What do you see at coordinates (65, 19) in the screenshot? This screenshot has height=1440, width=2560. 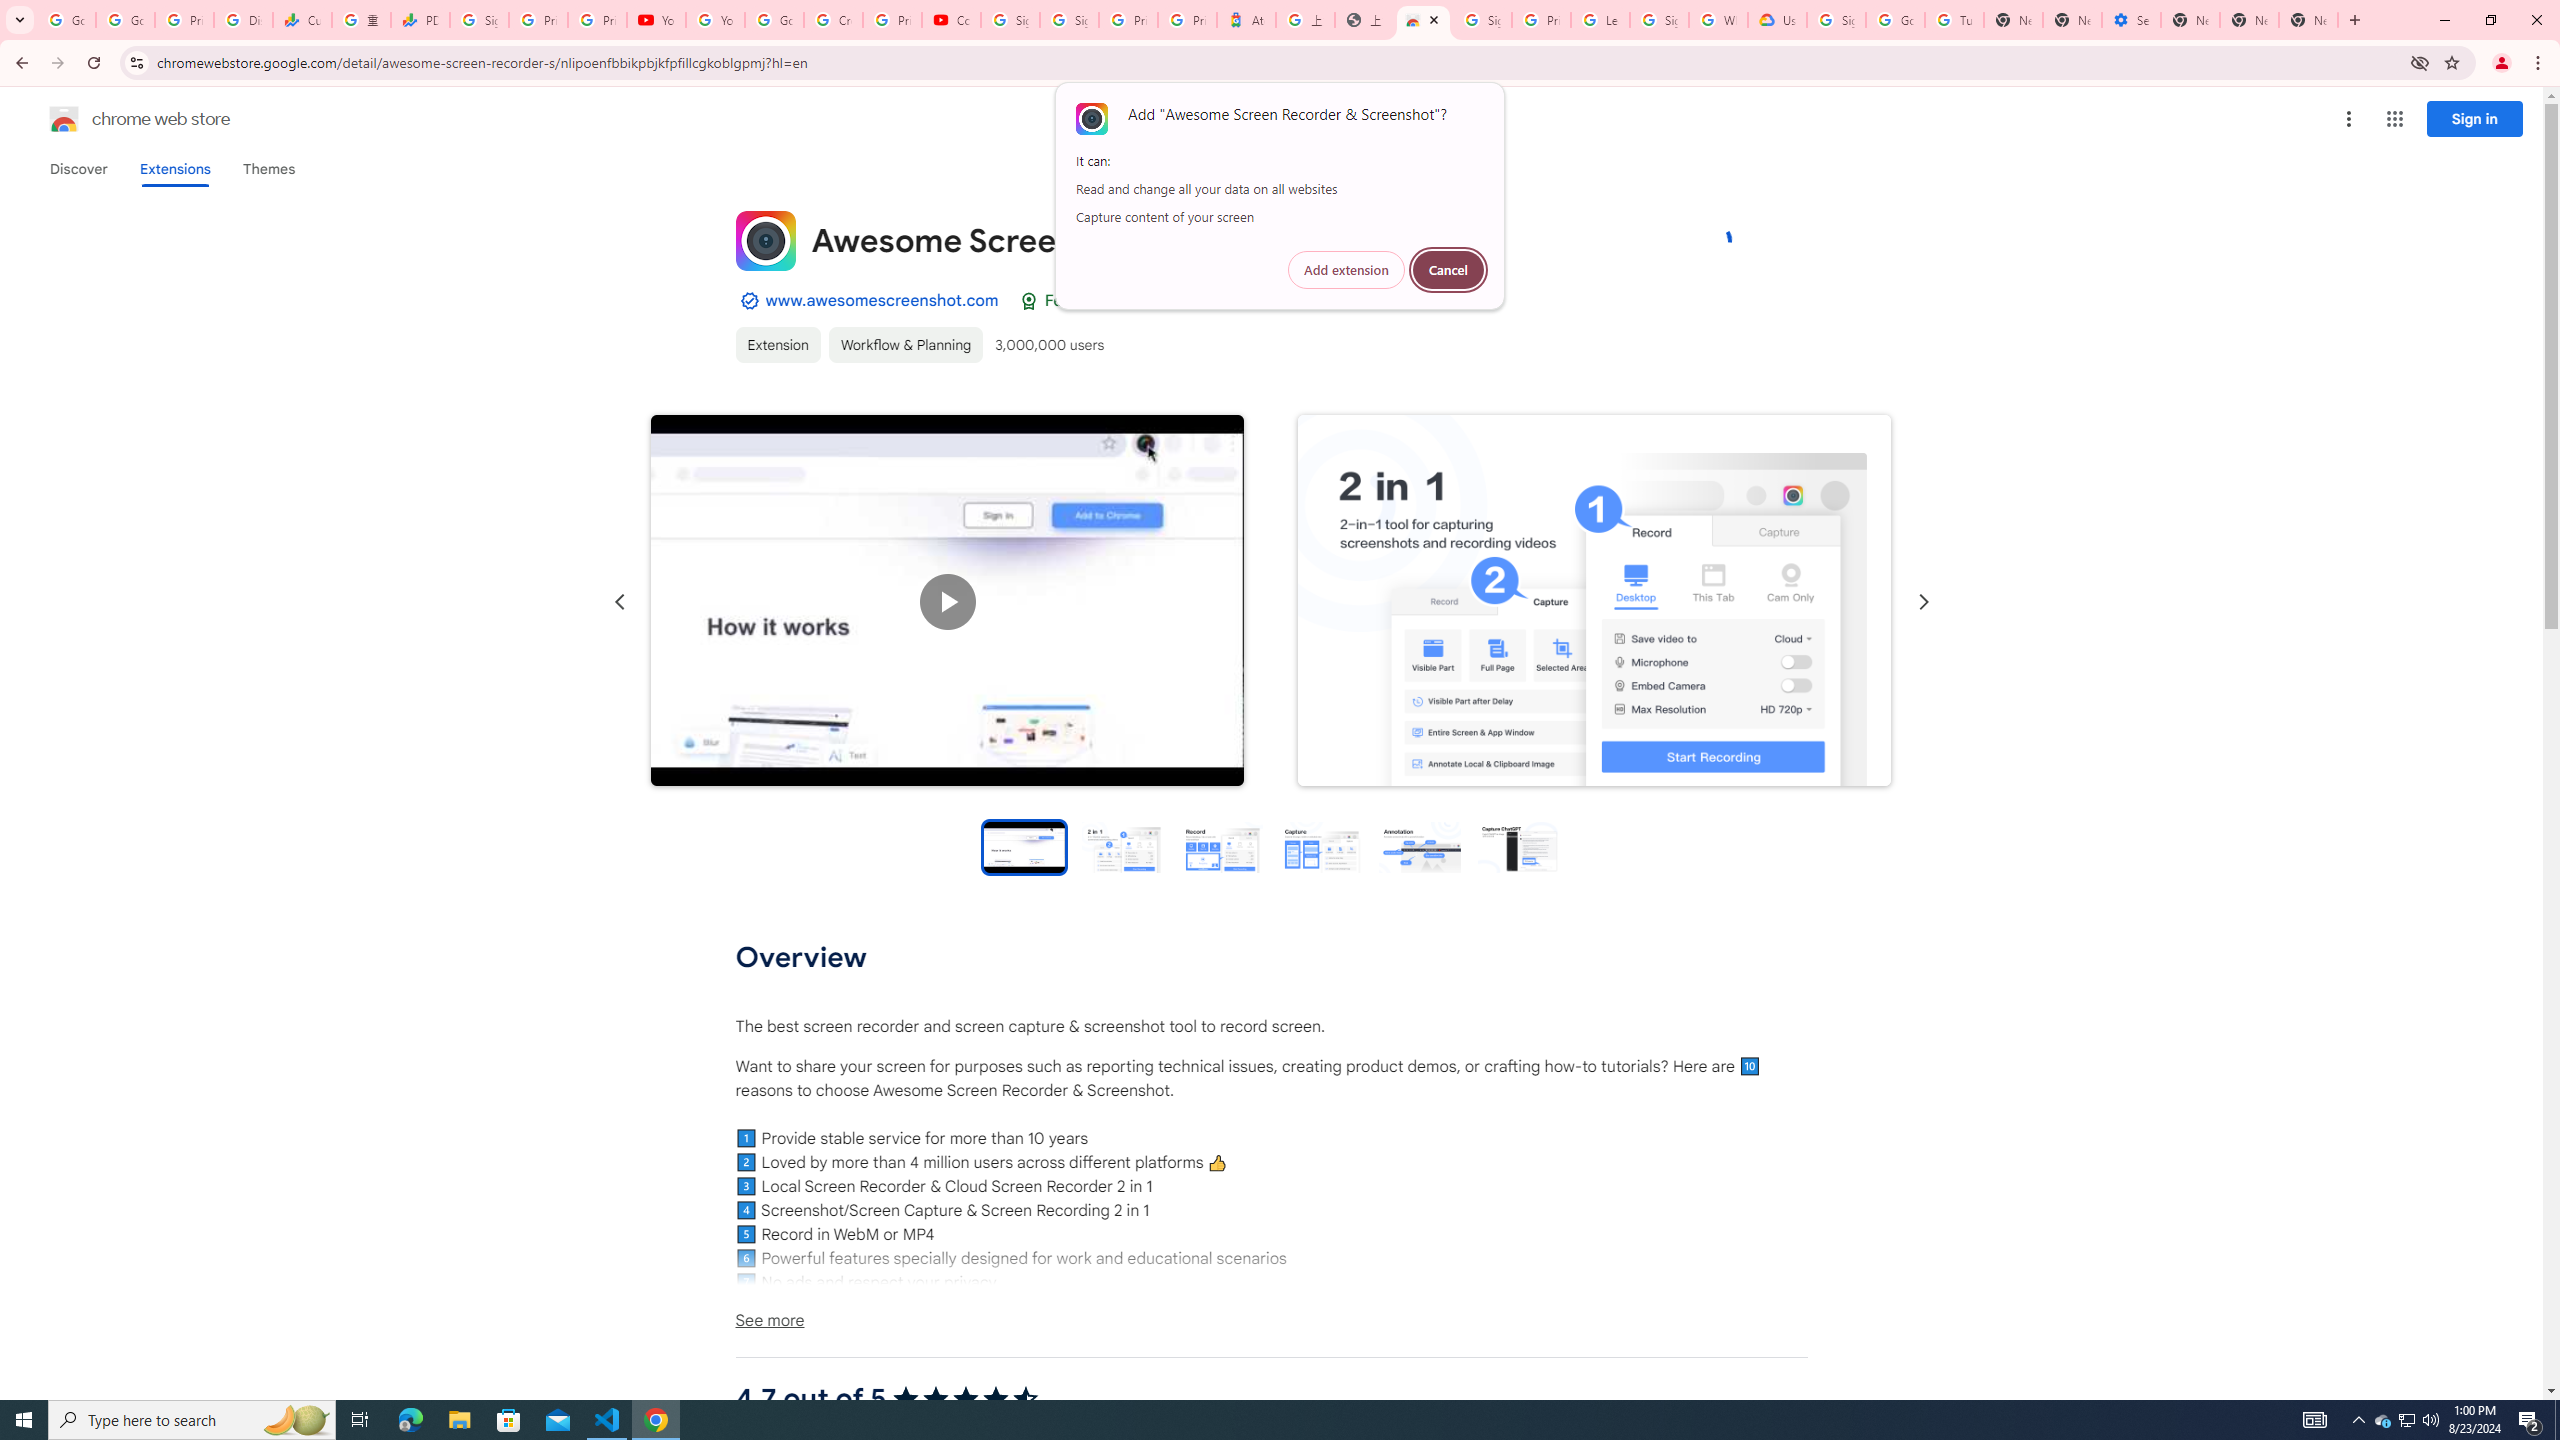 I see `'Google Workspace Admin Community'` at bounding box center [65, 19].